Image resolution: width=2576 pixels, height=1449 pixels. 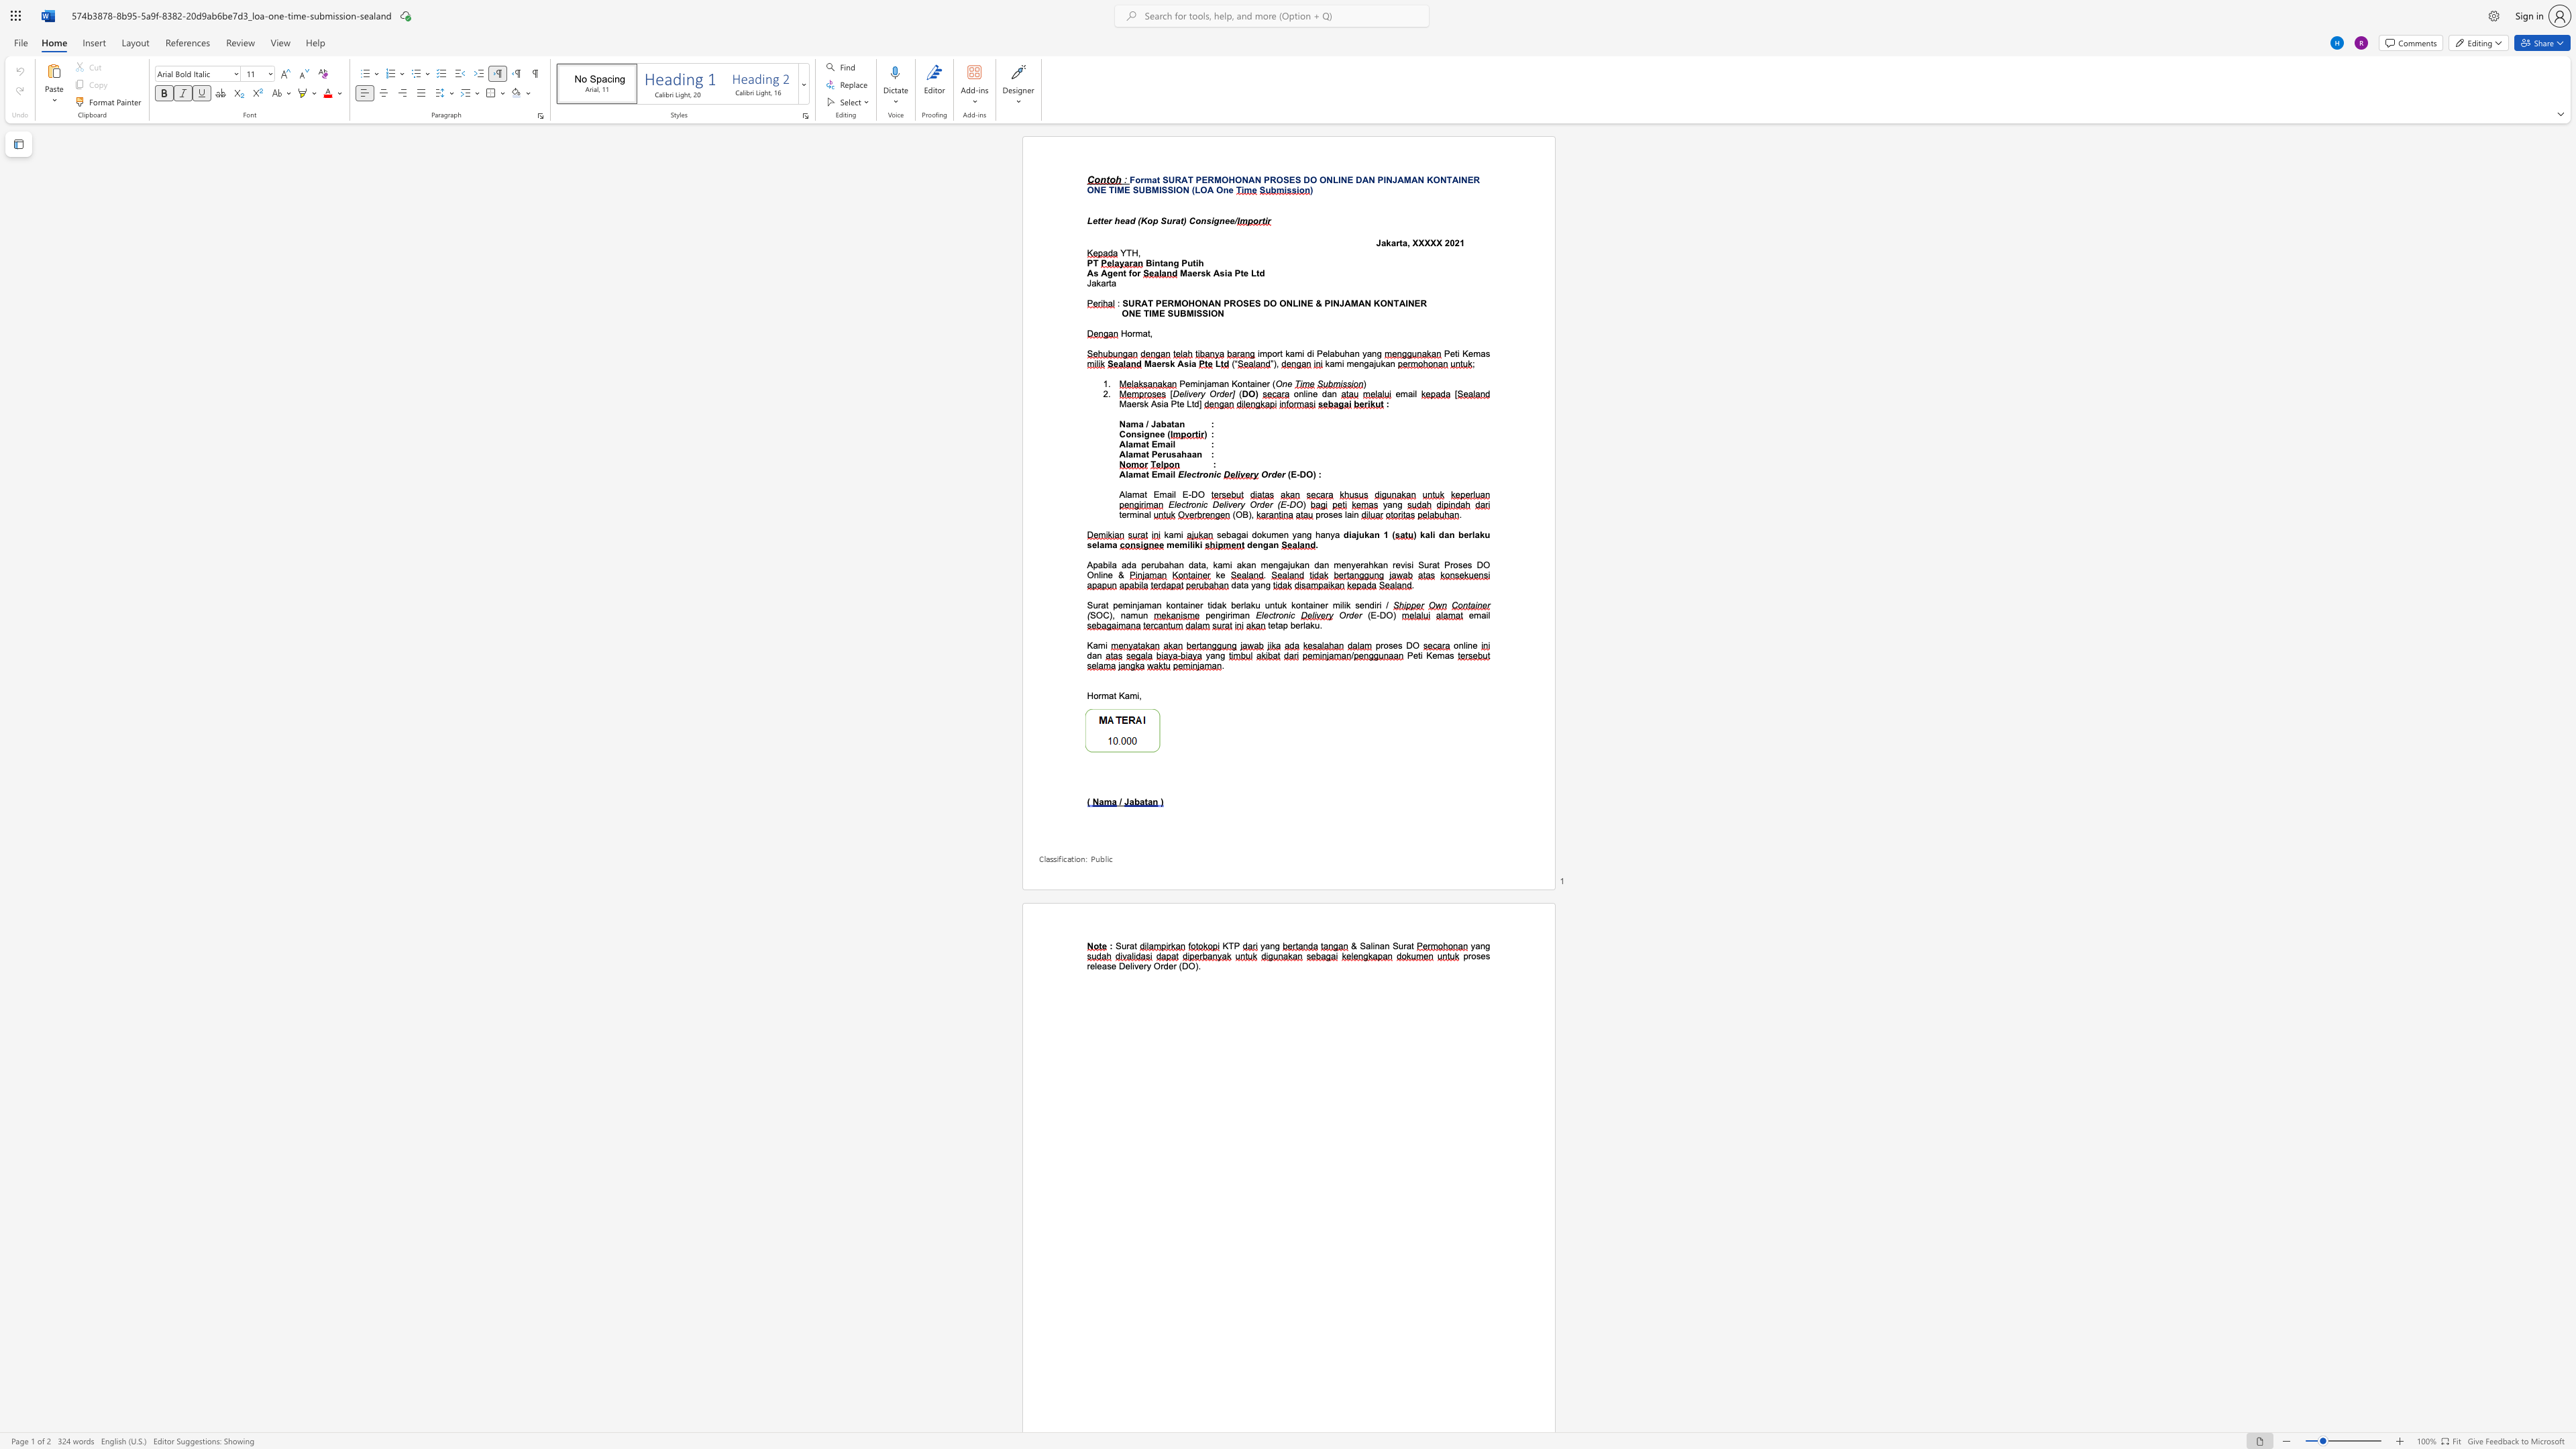 What do you see at coordinates (1124, 221) in the screenshot?
I see `the subset text "ad (Kop Surat) Cons" within the text "Letter head (Kop Surat) Consignee/"` at bounding box center [1124, 221].